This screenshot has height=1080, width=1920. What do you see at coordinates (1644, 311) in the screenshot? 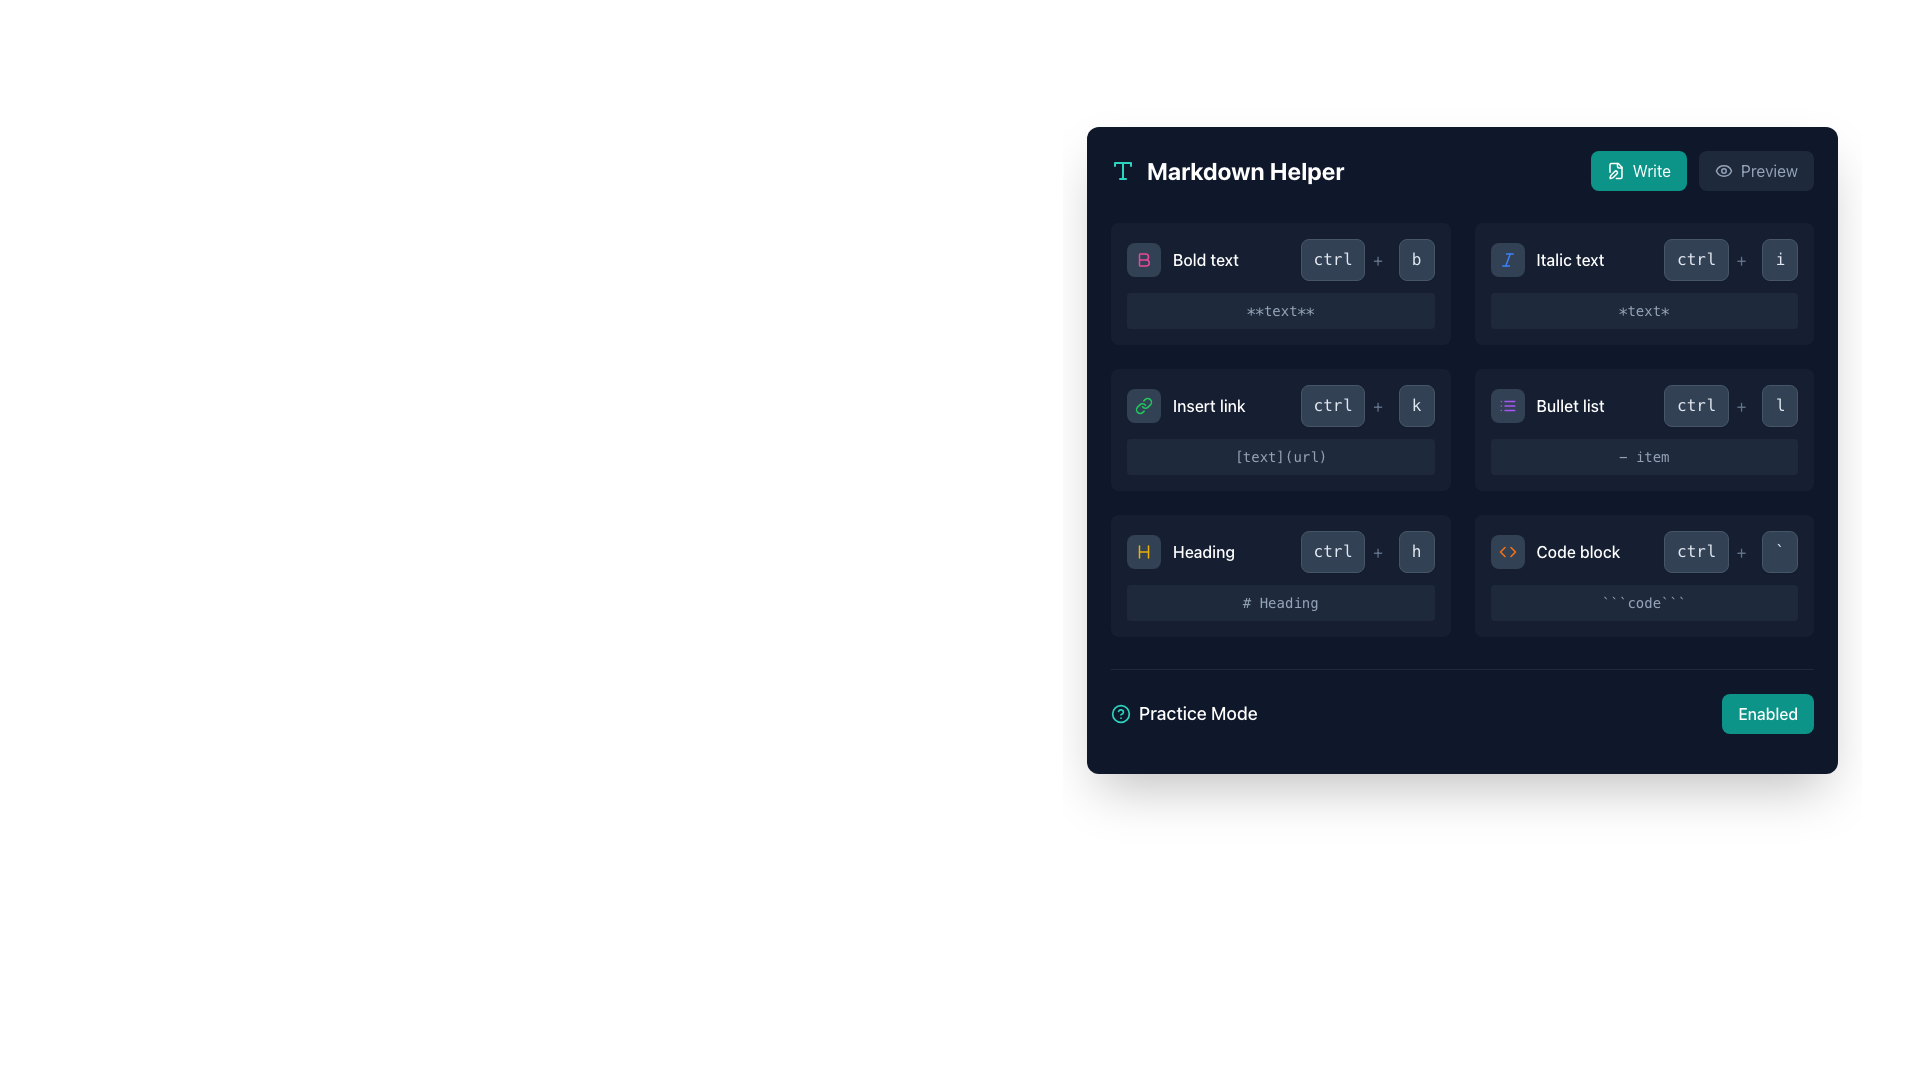
I see `the Text Display element that visually represents italic text rendered in markdown syntax, located in the third row of the Markdown Helper layout beneath the 'Italic text' section` at bounding box center [1644, 311].